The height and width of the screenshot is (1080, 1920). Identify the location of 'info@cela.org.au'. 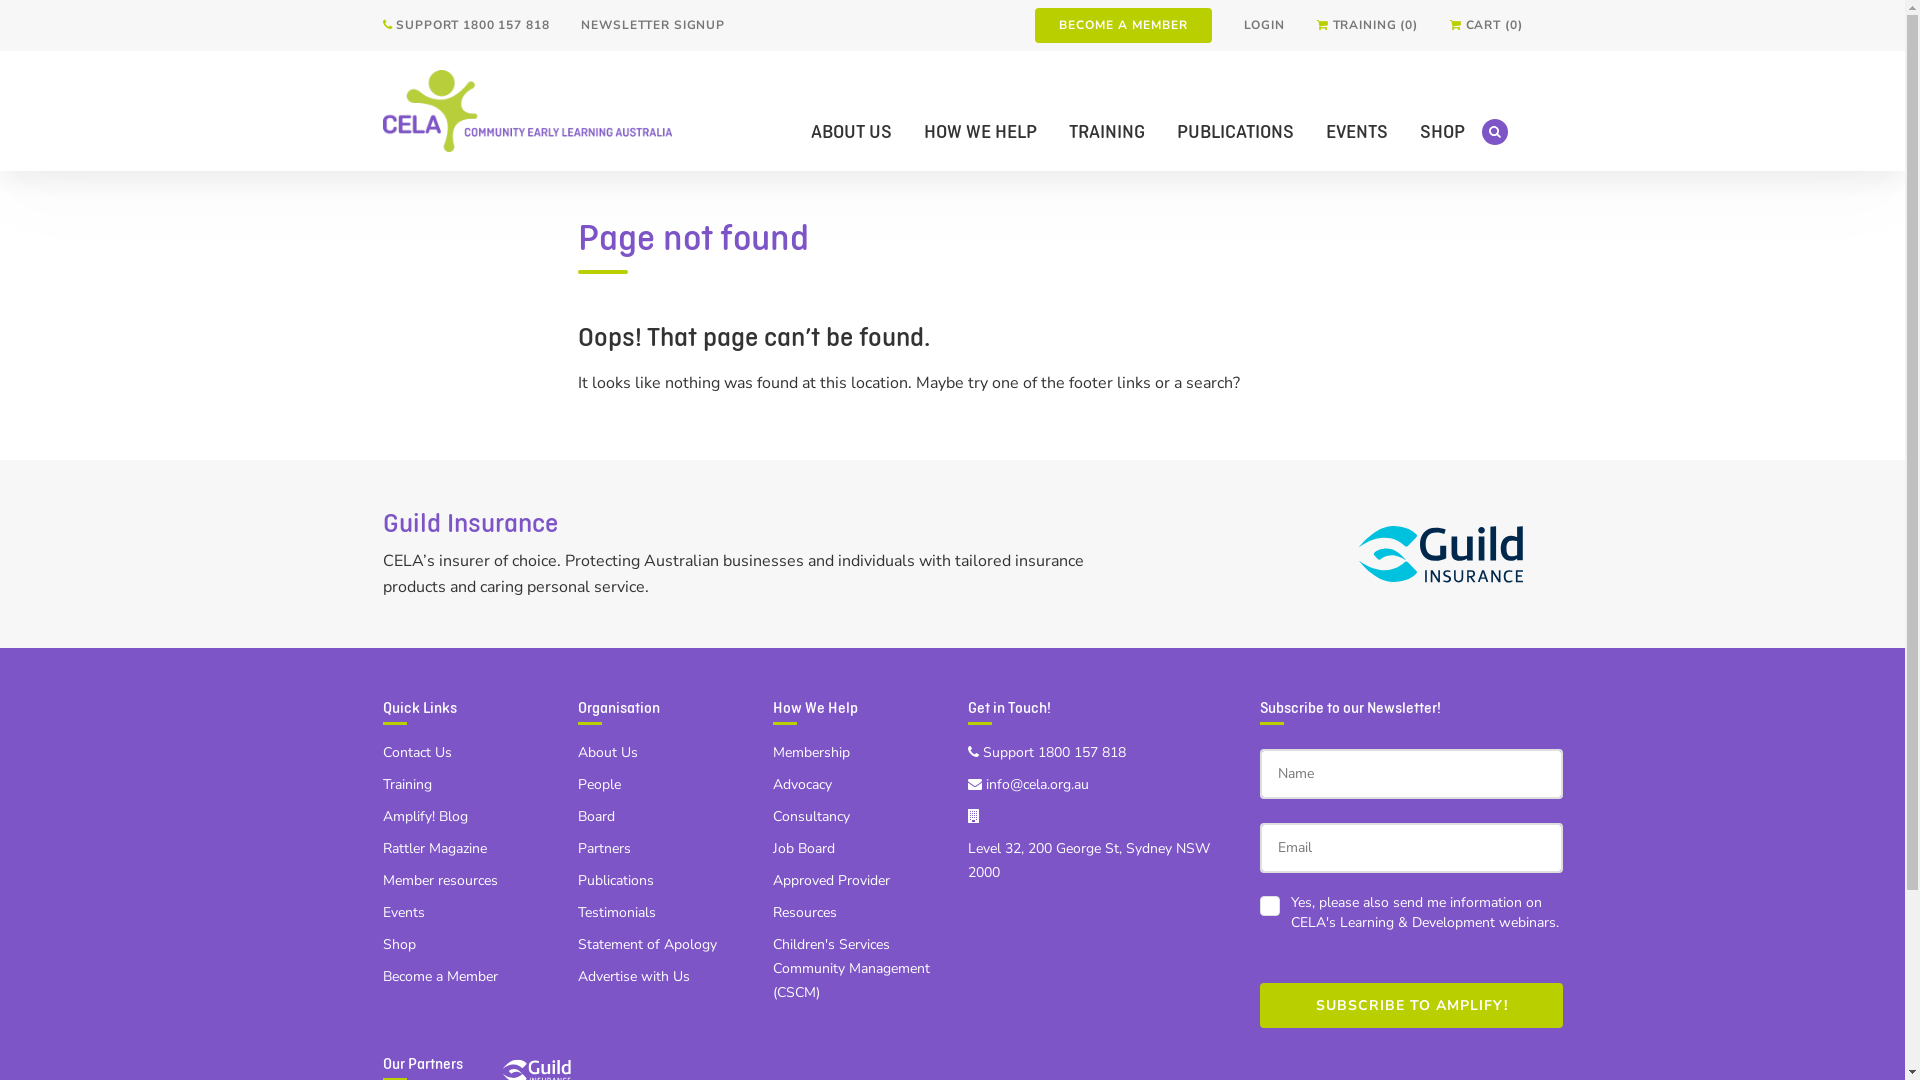
(1028, 783).